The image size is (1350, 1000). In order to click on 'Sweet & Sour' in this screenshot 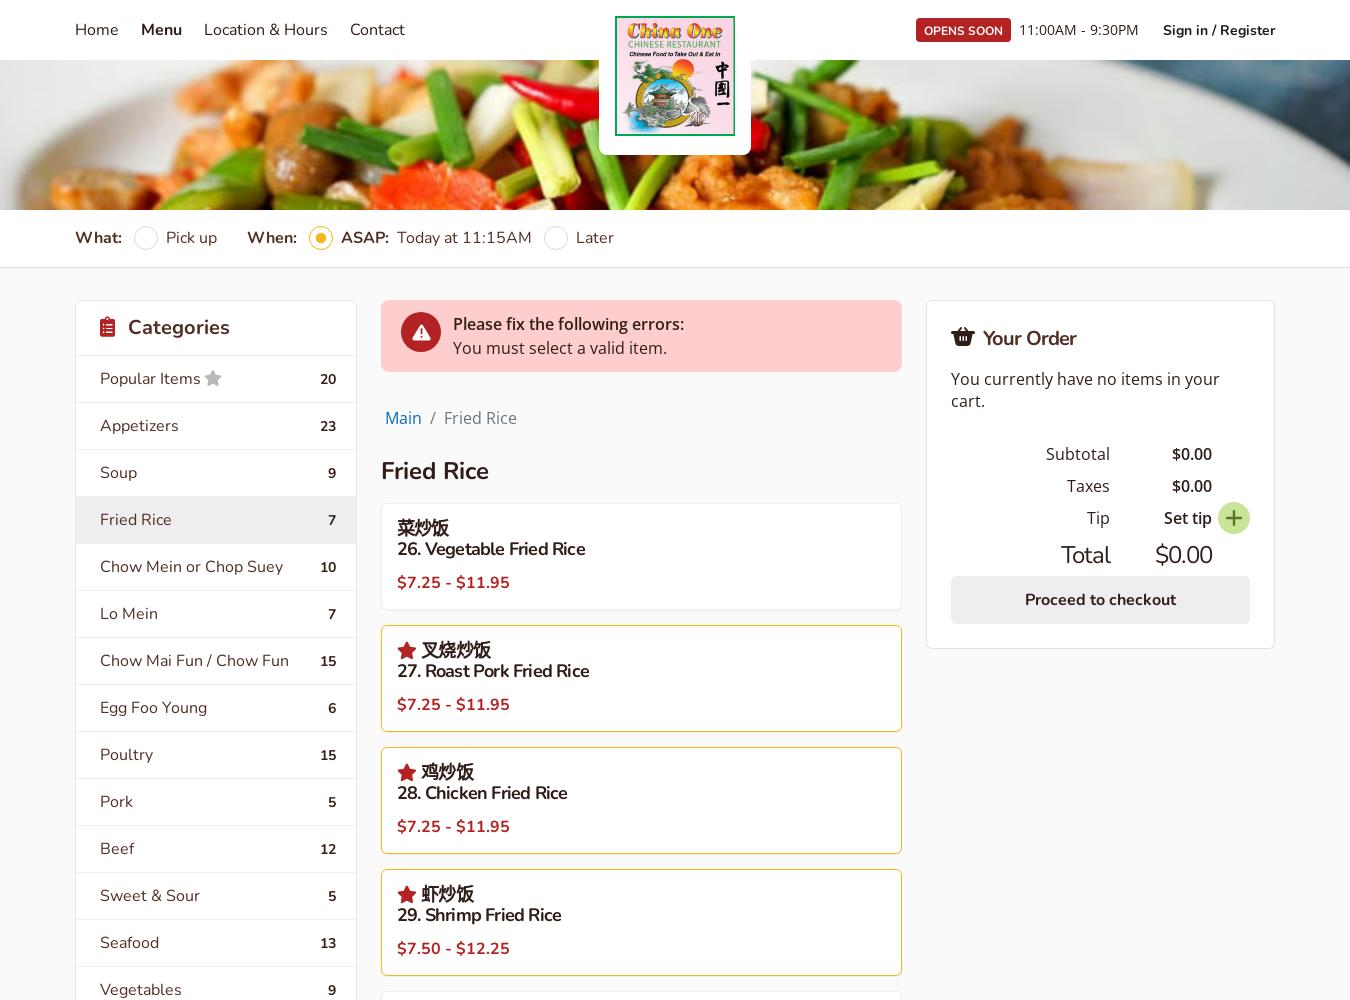, I will do `click(99, 896)`.